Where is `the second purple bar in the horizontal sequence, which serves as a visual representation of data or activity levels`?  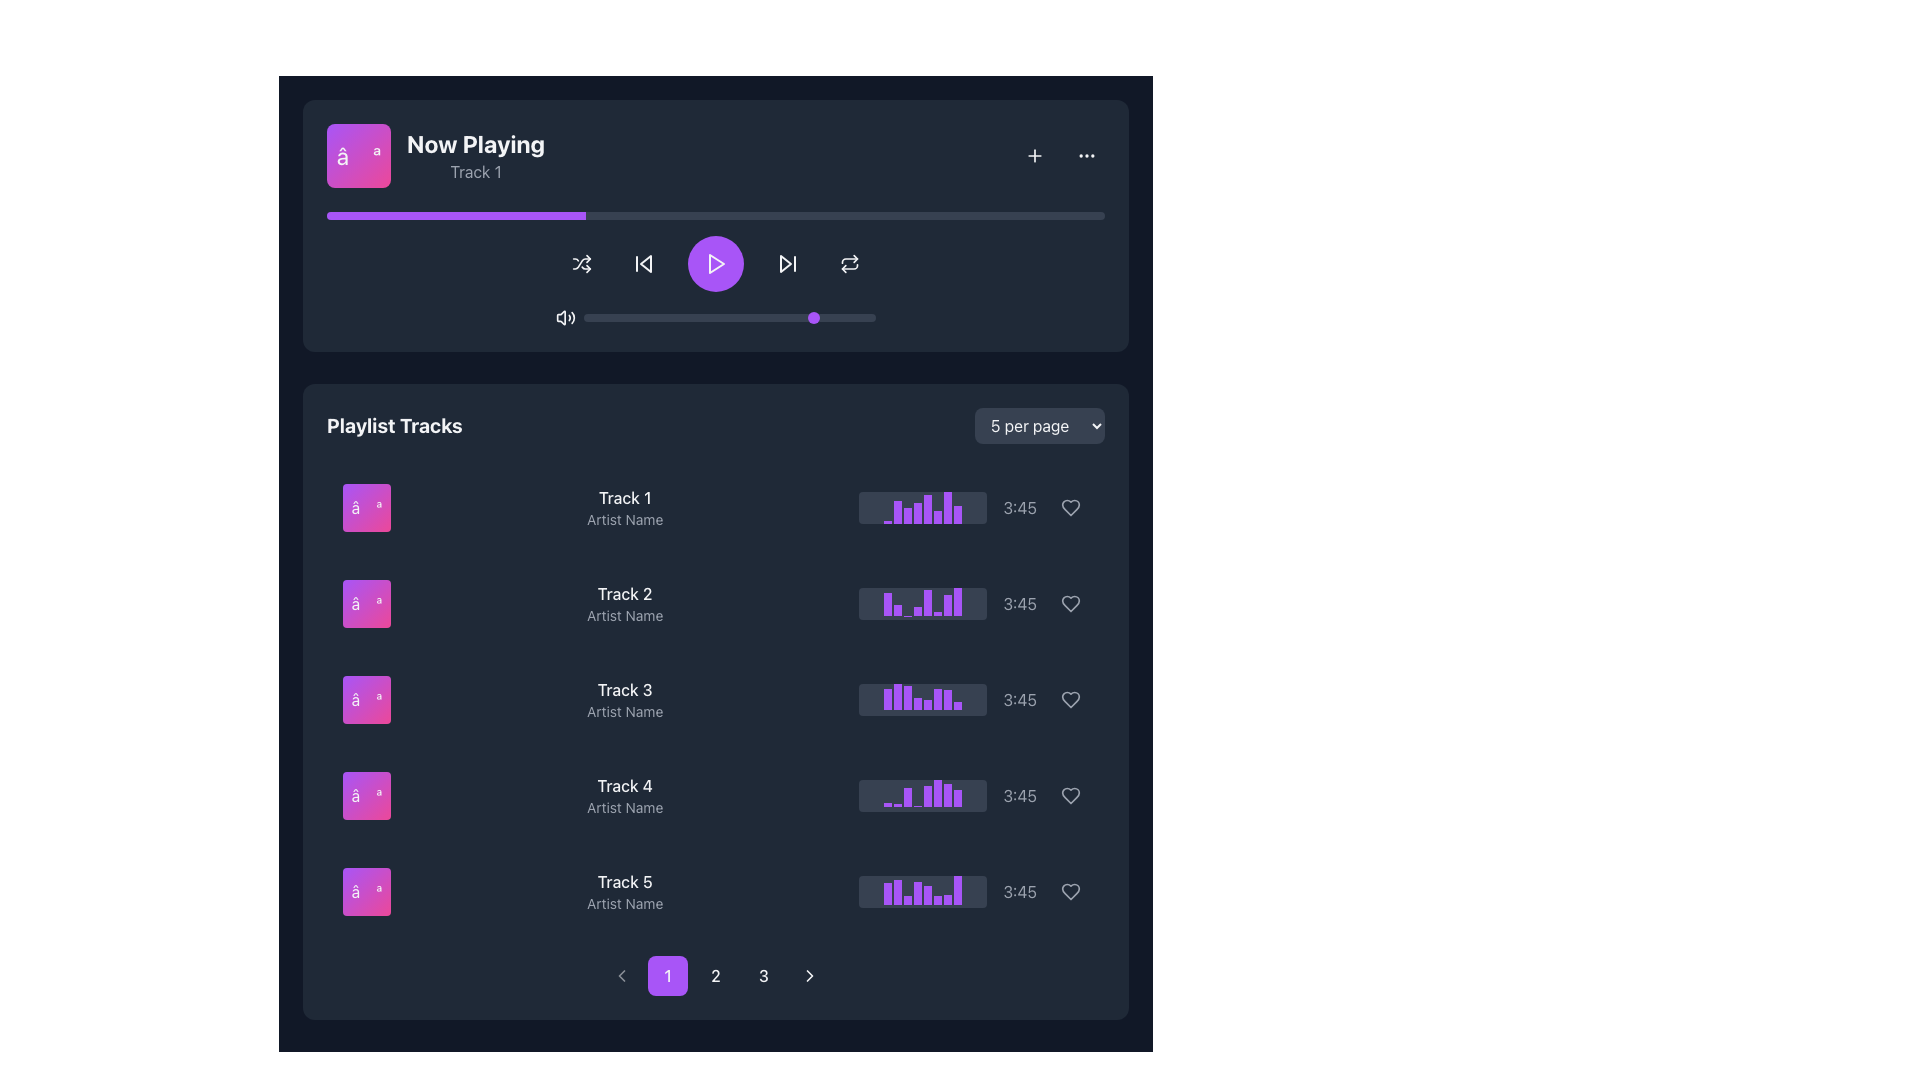 the second purple bar in the horizontal sequence, which serves as a visual representation of data or activity levels is located at coordinates (897, 696).